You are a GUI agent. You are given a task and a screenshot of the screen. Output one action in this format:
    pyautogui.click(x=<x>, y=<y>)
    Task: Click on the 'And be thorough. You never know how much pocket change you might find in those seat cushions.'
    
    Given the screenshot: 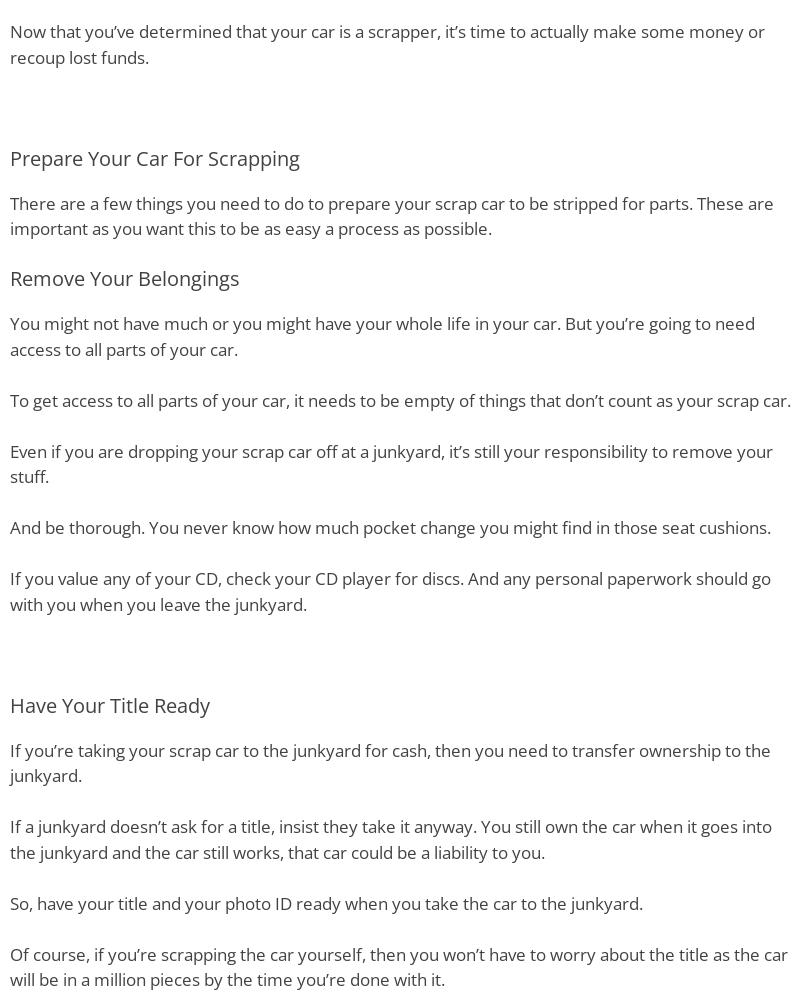 What is the action you would take?
    pyautogui.click(x=390, y=527)
    